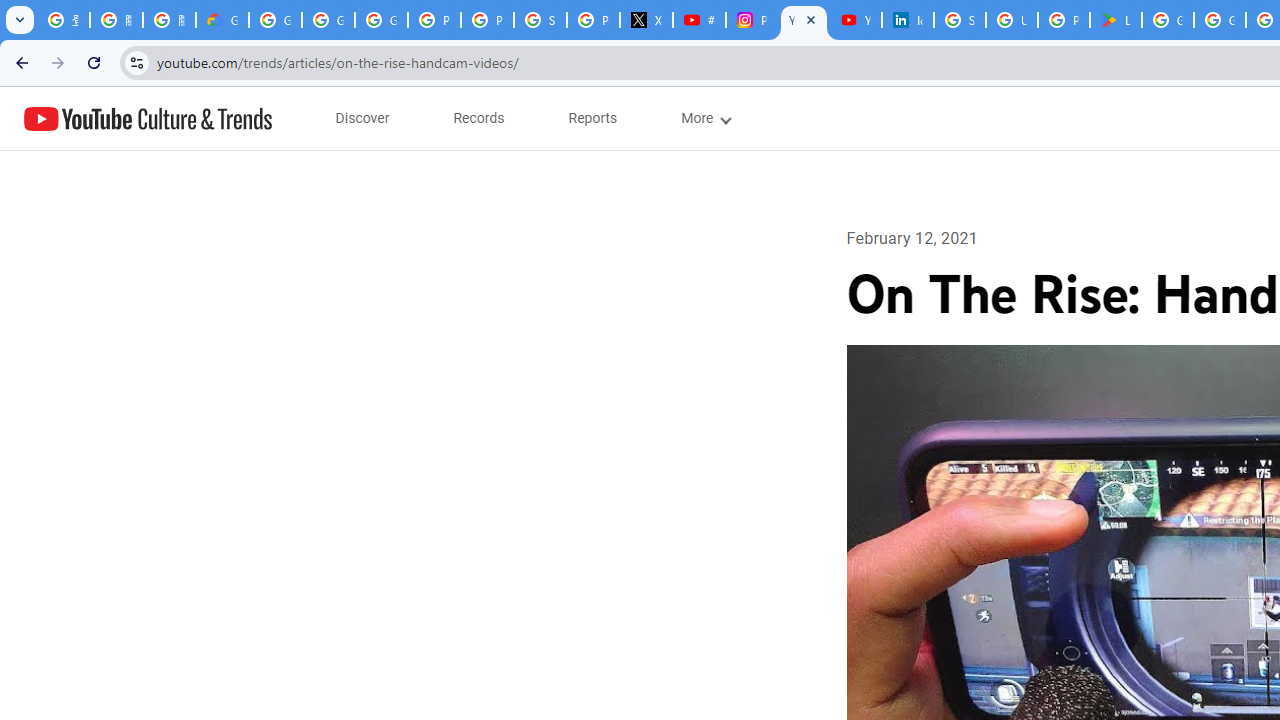 The image size is (1280, 720). Describe the element at coordinates (1218, 20) in the screenshot. I see `'Google Workspace - Specific Terms'` at that location.